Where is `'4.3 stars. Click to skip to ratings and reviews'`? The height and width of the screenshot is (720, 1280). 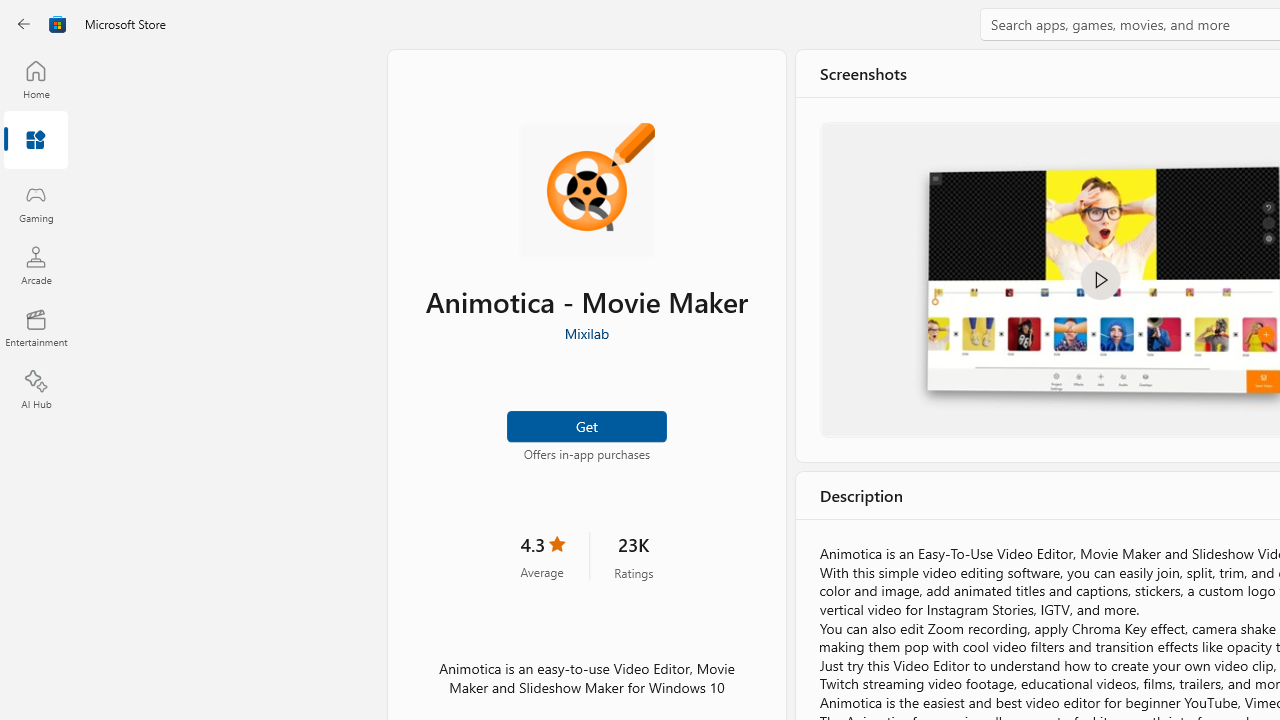 '4.3 stars. Click to skip to ratings and reviews' is located at coordinates (542, 556).